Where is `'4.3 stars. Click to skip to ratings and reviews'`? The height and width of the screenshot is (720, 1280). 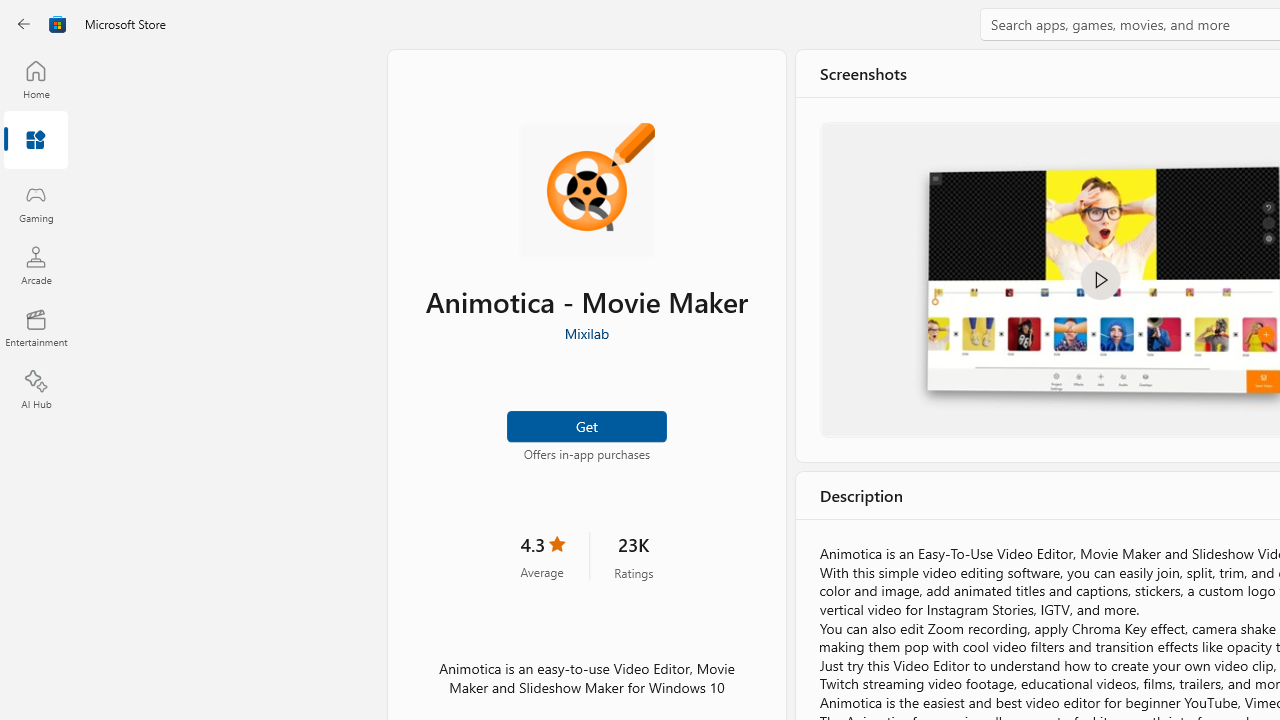 '4.3 stars. Click to skip to ratings and reviews' is located at coordinates (542, 556).